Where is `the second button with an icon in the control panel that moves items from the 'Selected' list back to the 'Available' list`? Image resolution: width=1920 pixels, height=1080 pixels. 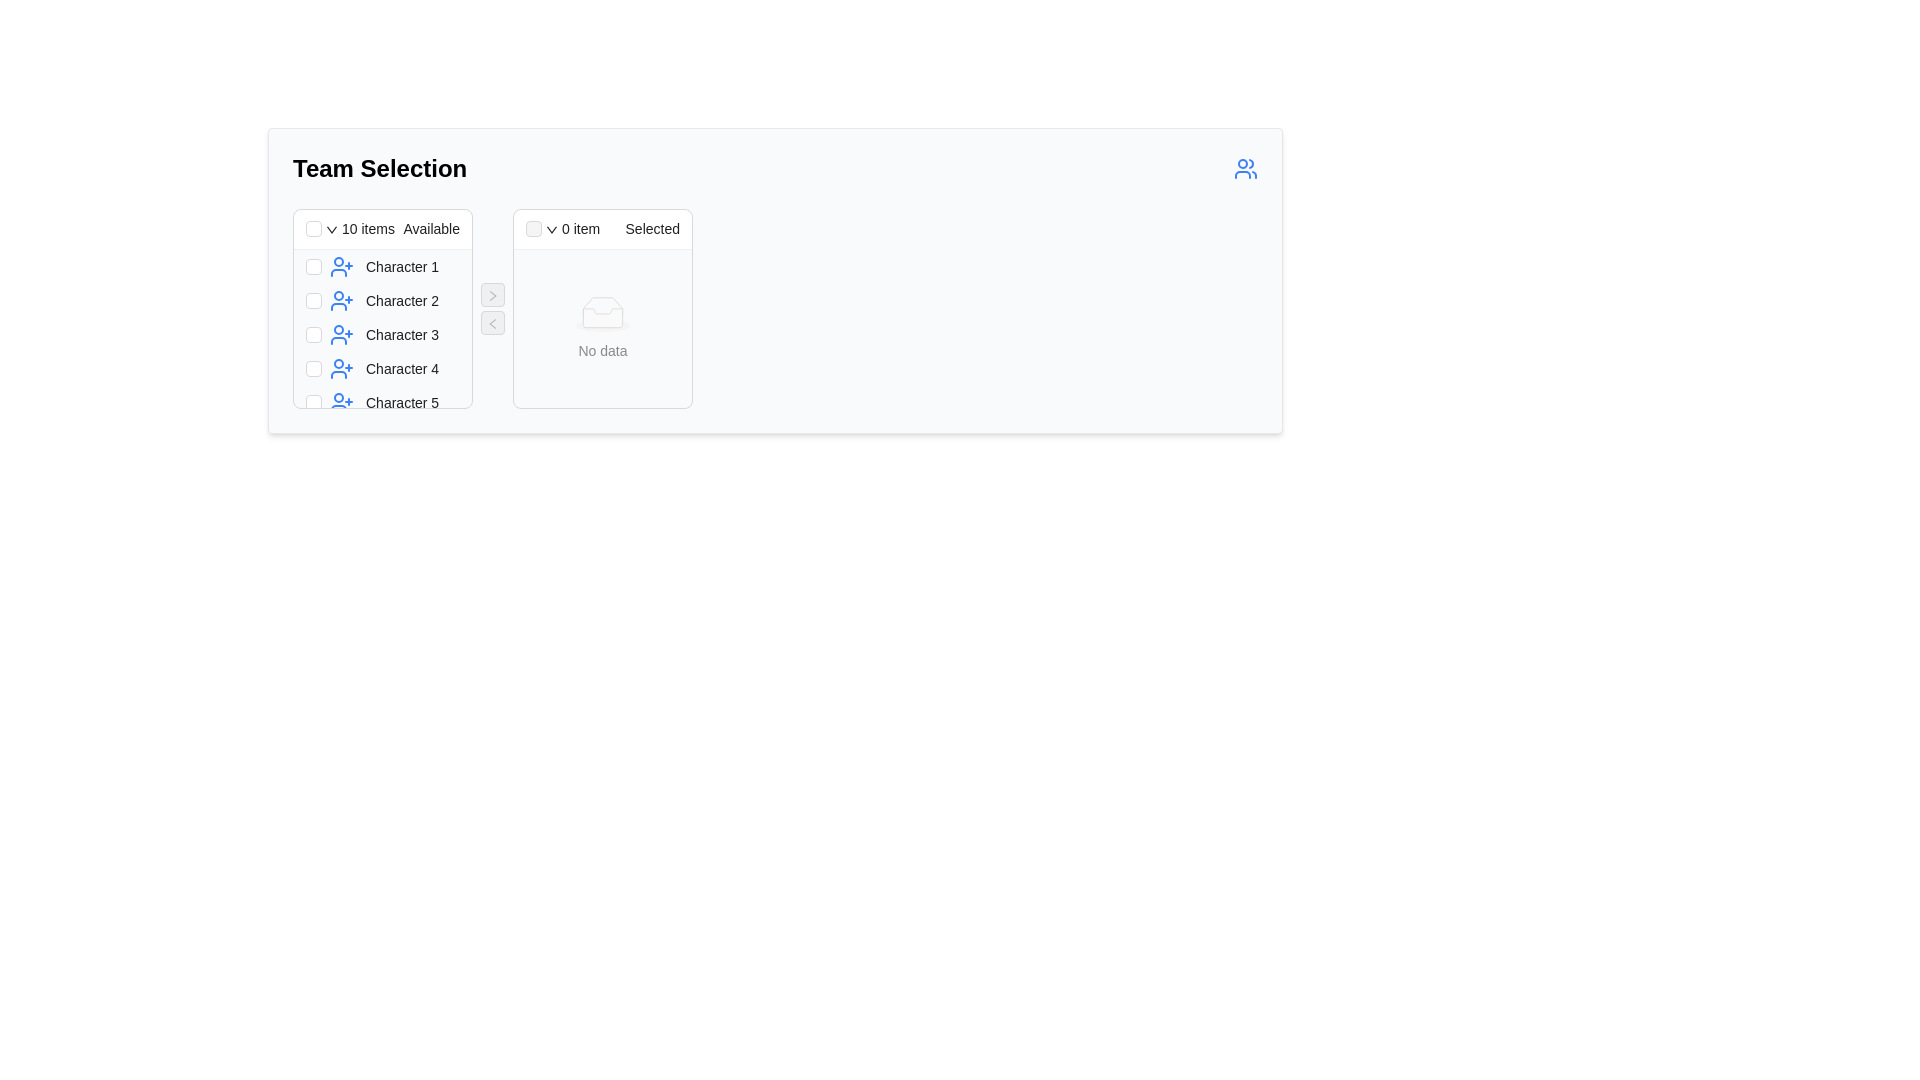
the second button with an icon in the control panel that moves items from the 'Selected' list back to the 'Available' list is located at coordinates (493, 322).